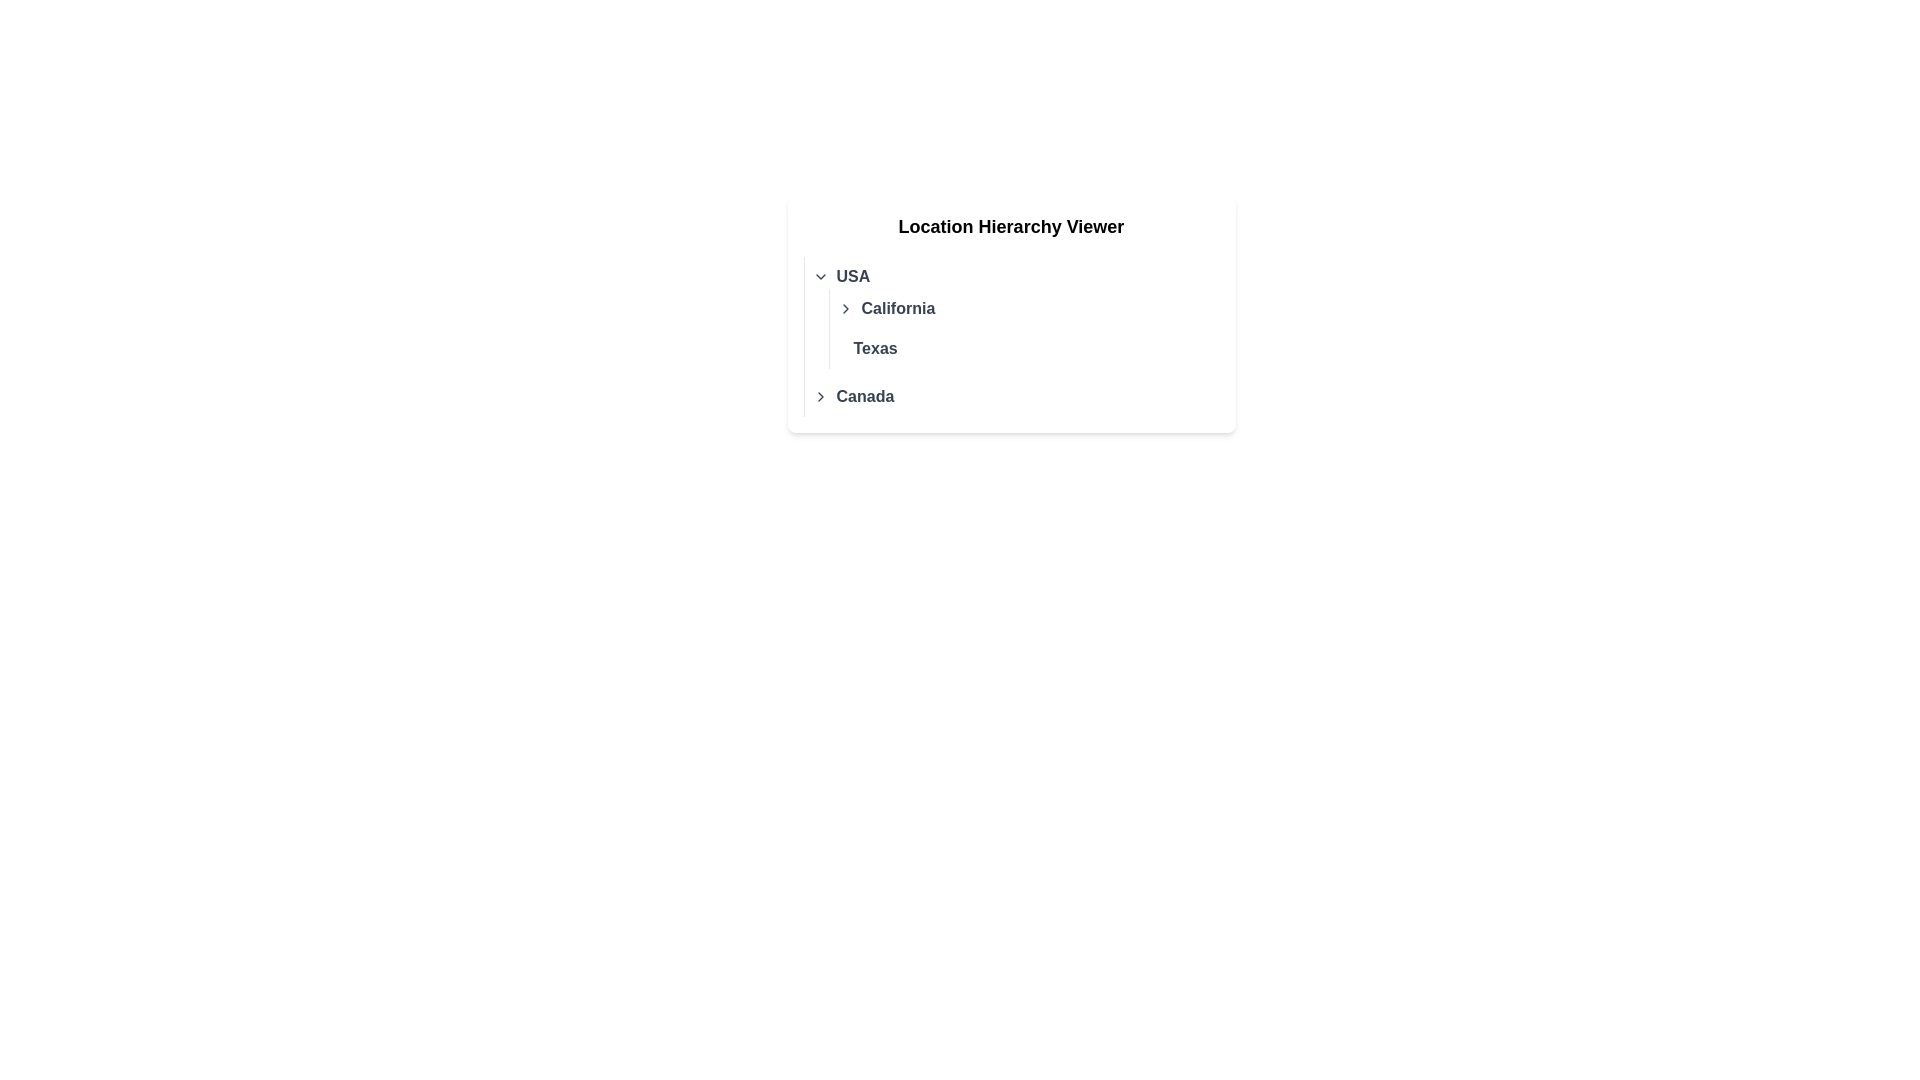  Describe the element at coordinates (845, 308) in the screenshot. I see `the interactive navigation chevron button located to the immediate left of the text 'California' in the hierarchical menu to change its color` at that location.